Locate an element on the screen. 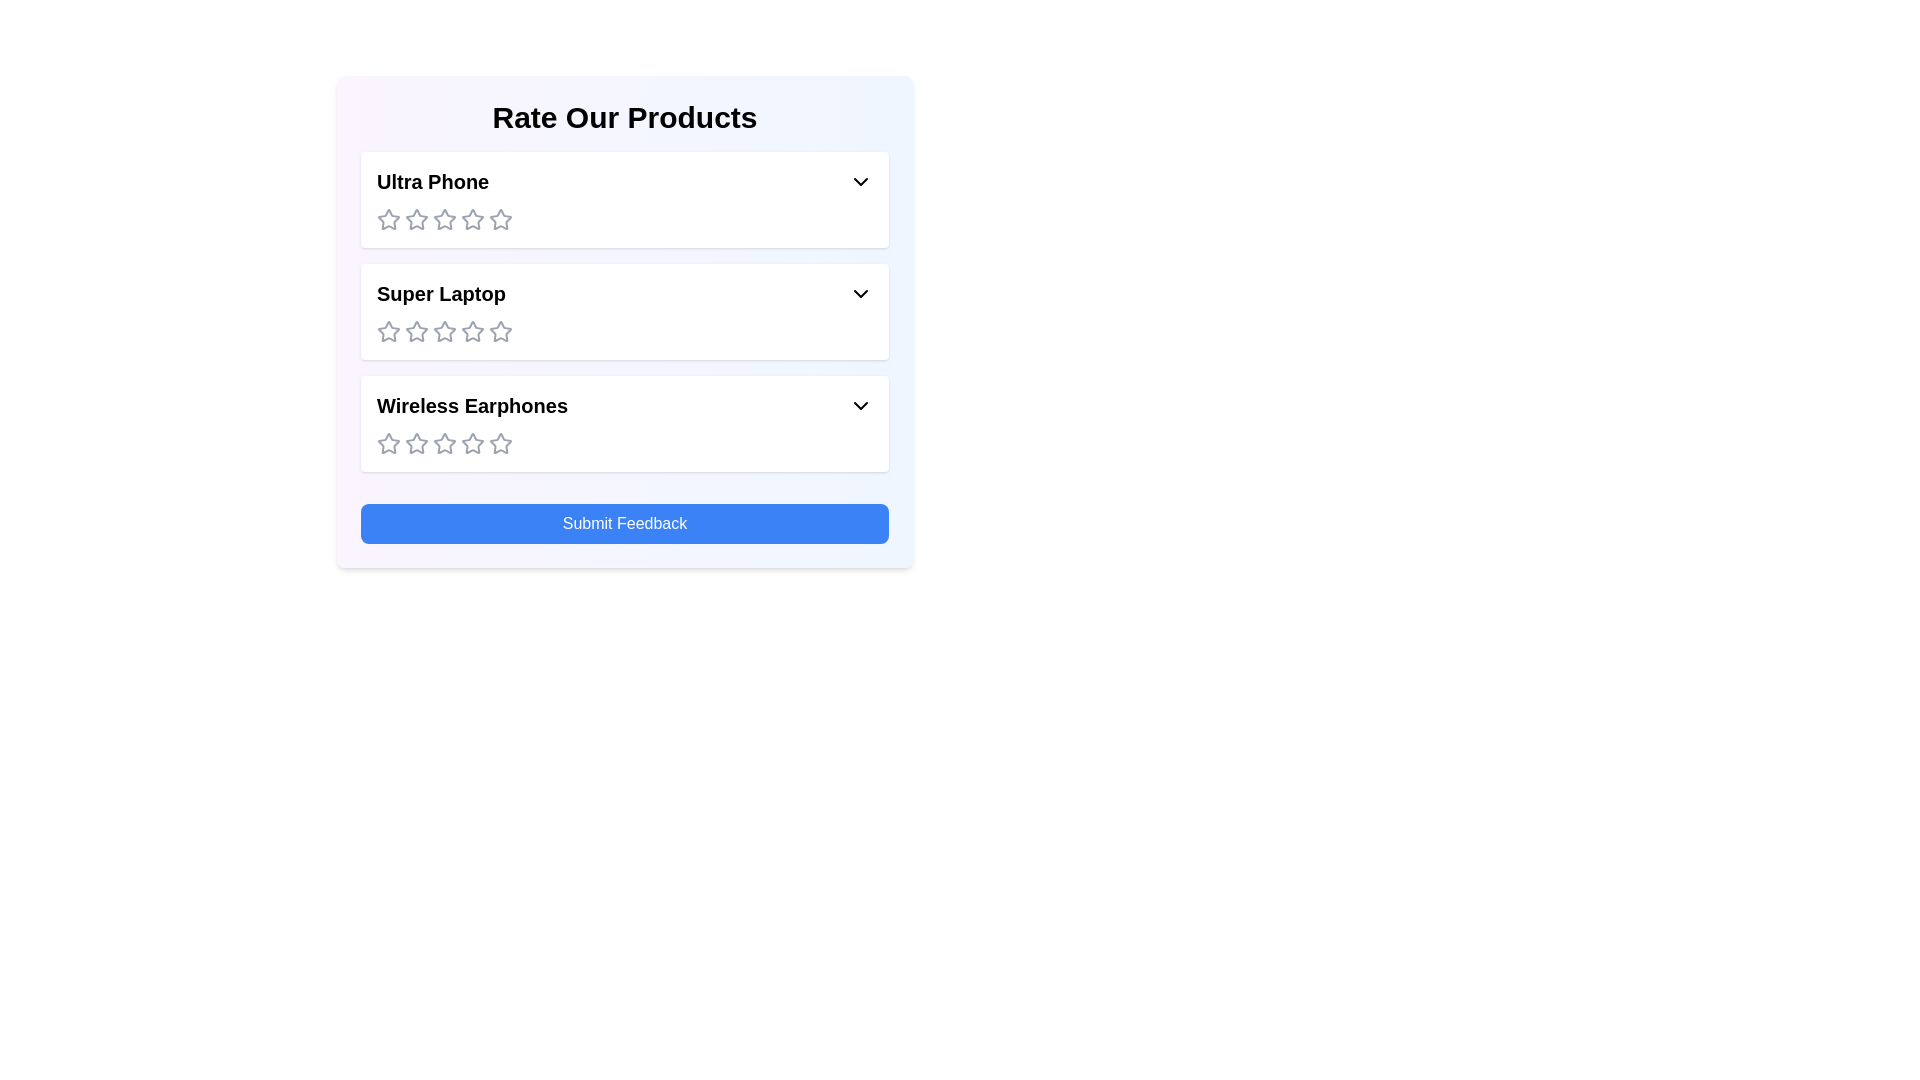 The height and width of the screenshot is (1080, 1920). the rating for the product 'Super Laptop' to 1 stars is located at coordinates (388, 330).